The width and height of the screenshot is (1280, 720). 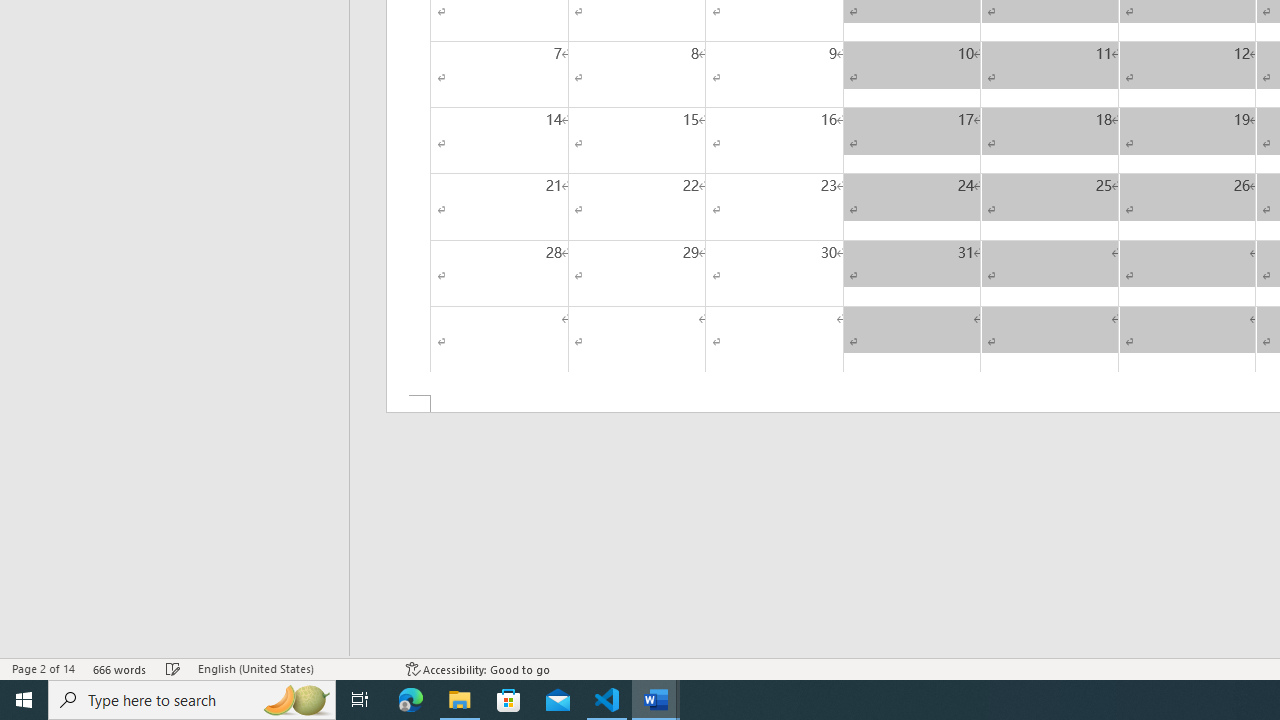 I want to click on 'Word Count 666 words', so click(x=119, y=669).